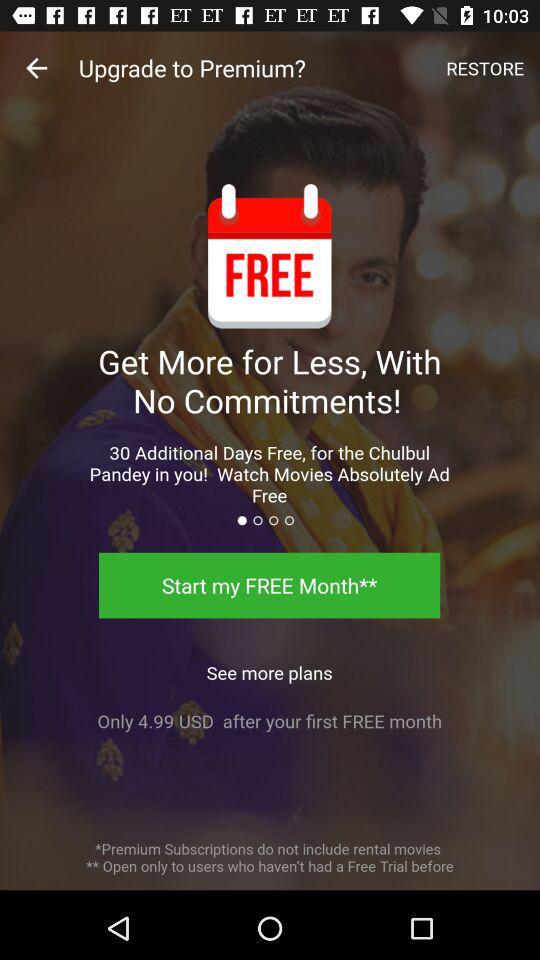  What do you see at coordinates (36, 68) in the screenshot?
I see `the item next to upgrade to premium?` at bounding box center [36, 68].